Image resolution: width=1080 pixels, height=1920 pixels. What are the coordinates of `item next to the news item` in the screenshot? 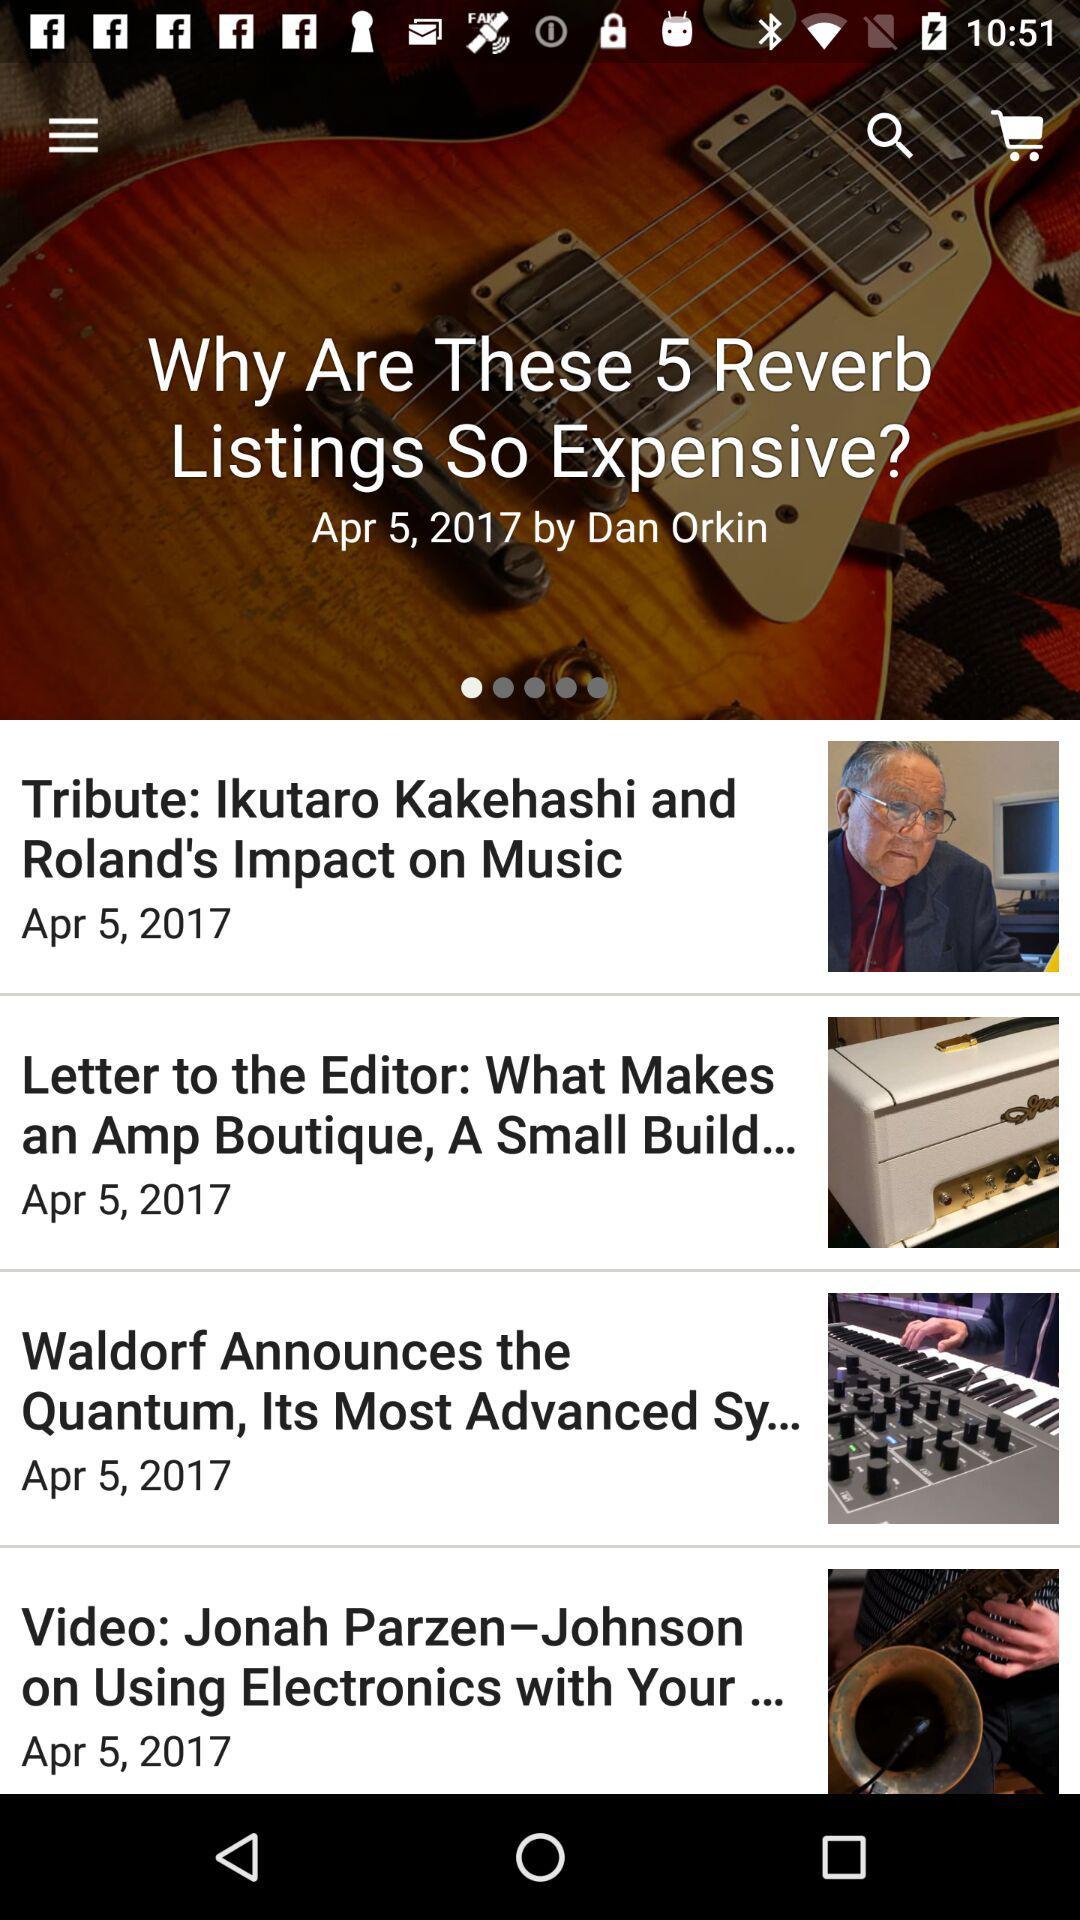 It's located at (890, 135).